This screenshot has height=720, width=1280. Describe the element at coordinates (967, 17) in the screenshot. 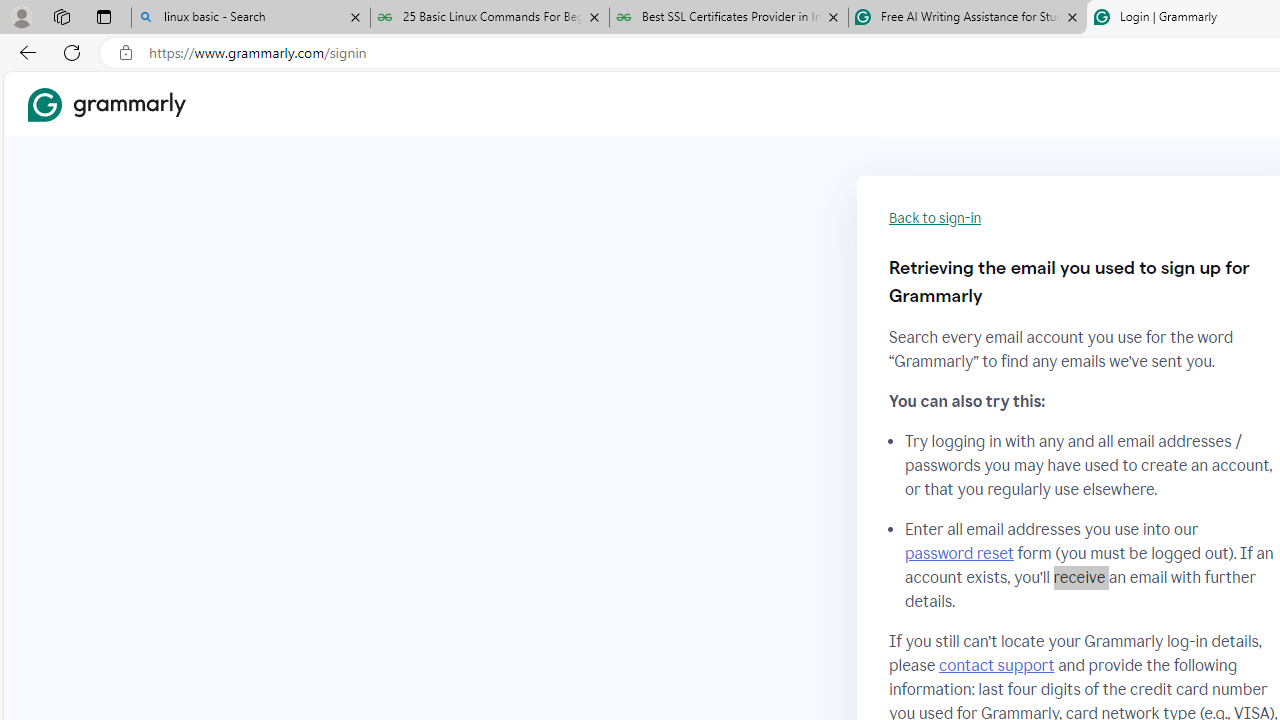

I see `'Free AI Writing Assistance for Students | Grammarly'` at that location.